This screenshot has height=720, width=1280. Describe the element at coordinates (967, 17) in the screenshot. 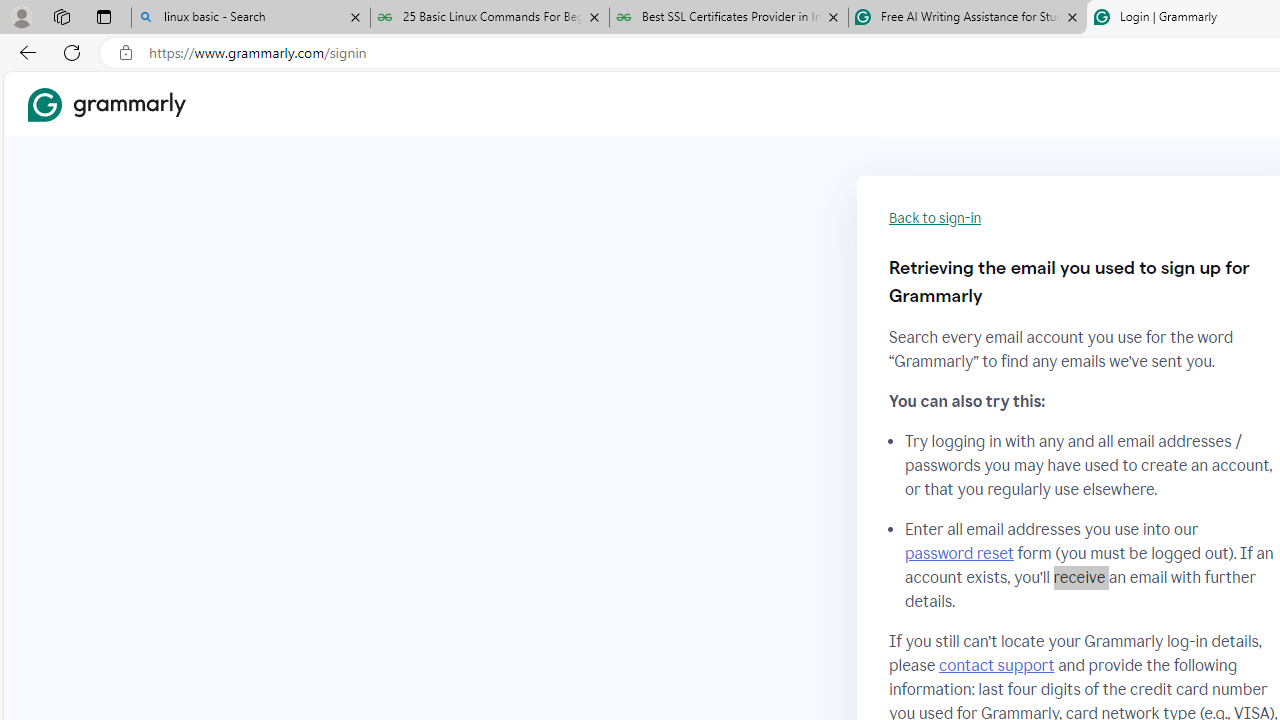

I see `'Free AI Writing Assistance for Students | Grammarly'` at that location.